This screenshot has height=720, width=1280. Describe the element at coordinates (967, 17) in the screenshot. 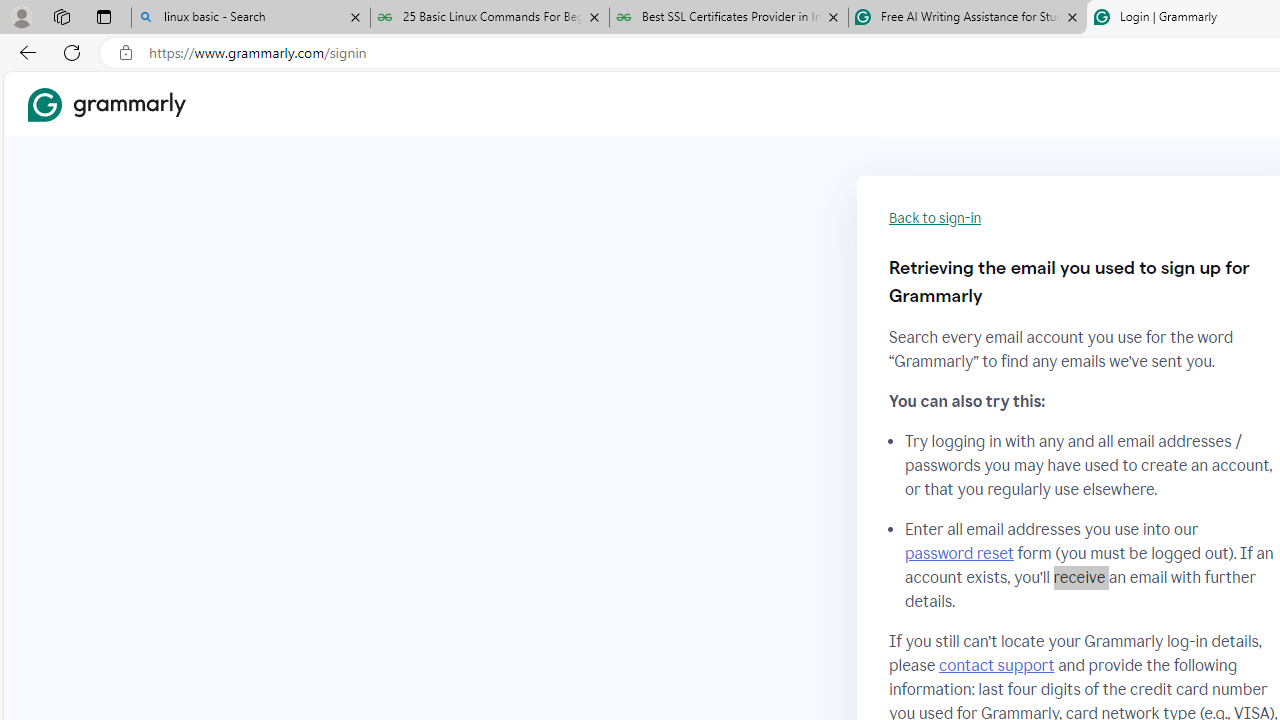

I see `'Free AI Writing Assistance for Students | Grammarly'` at that location.